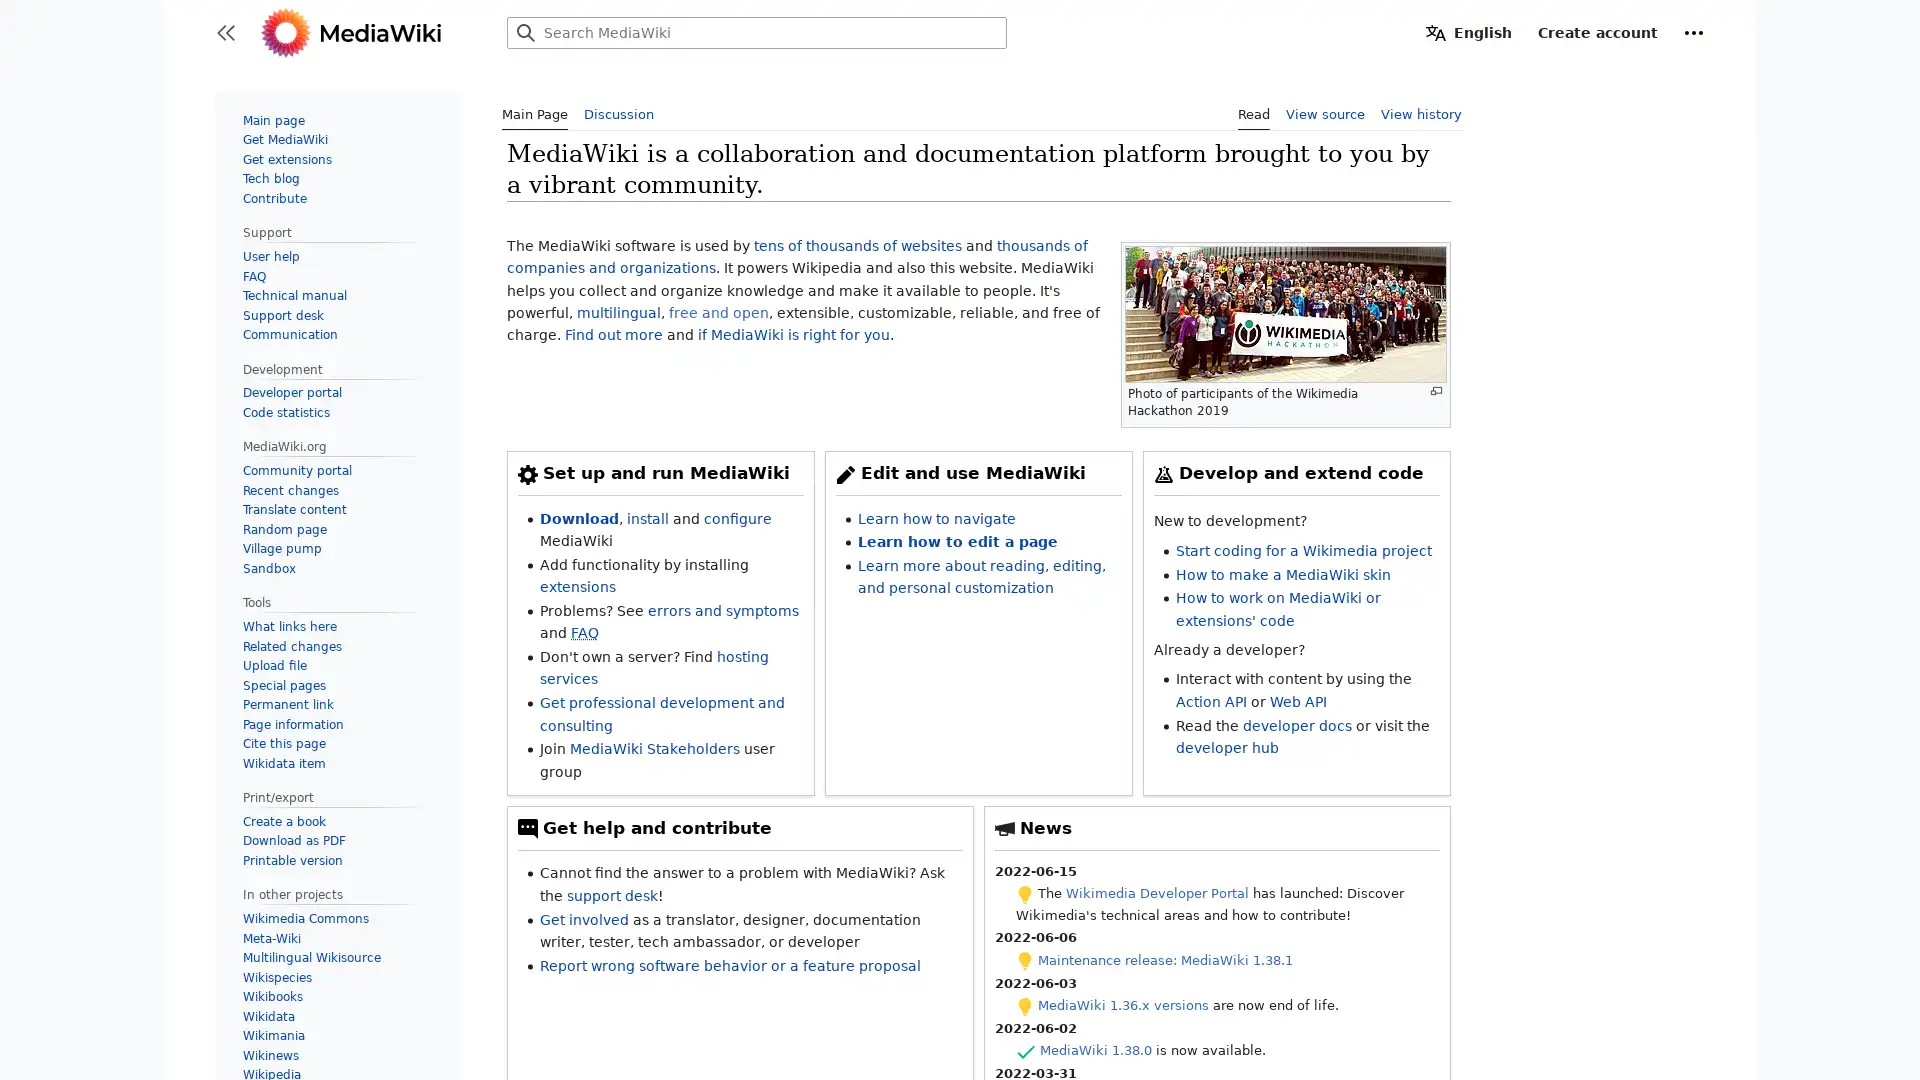 The width and height of the screenshot is (1920, 1080). I want to click on Go, so click(526, 33).